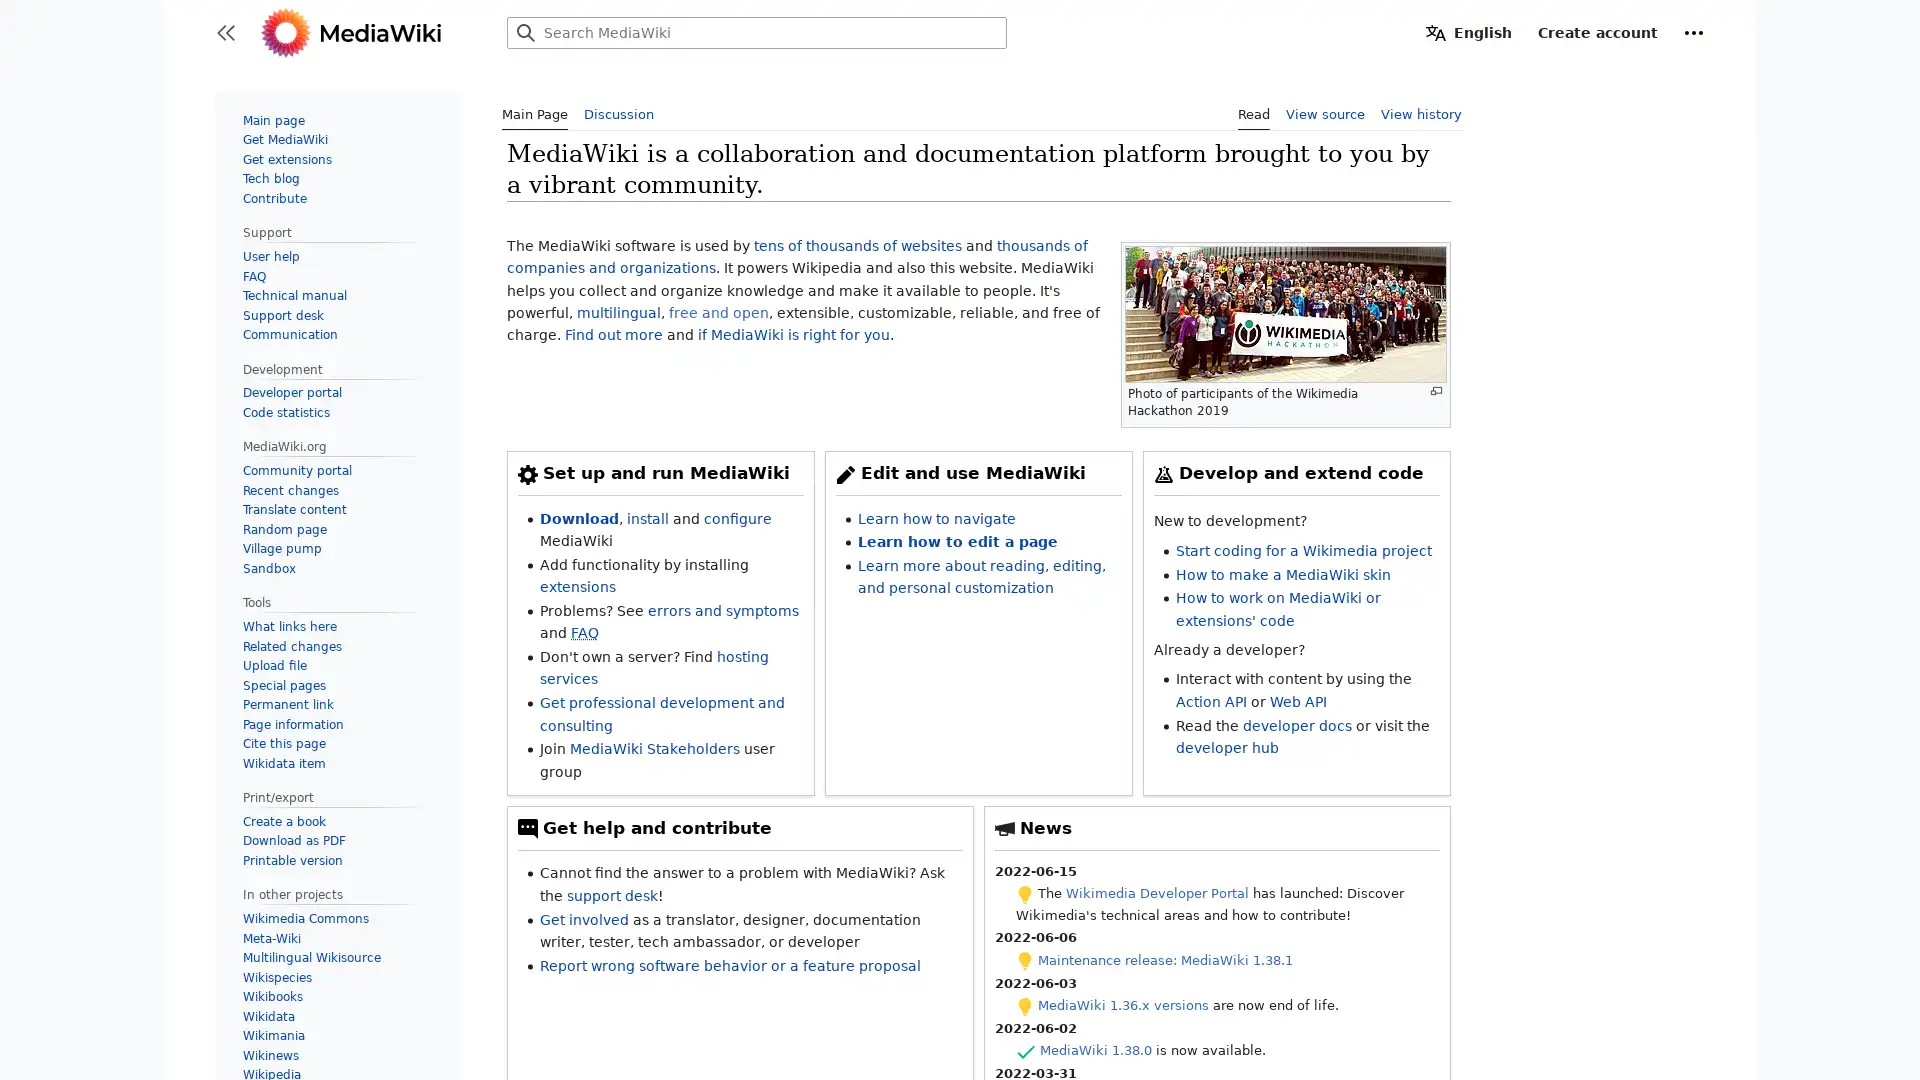 The width and height of the screenshot is (1920, 1080). I want to click on Go, so click(526, 33).